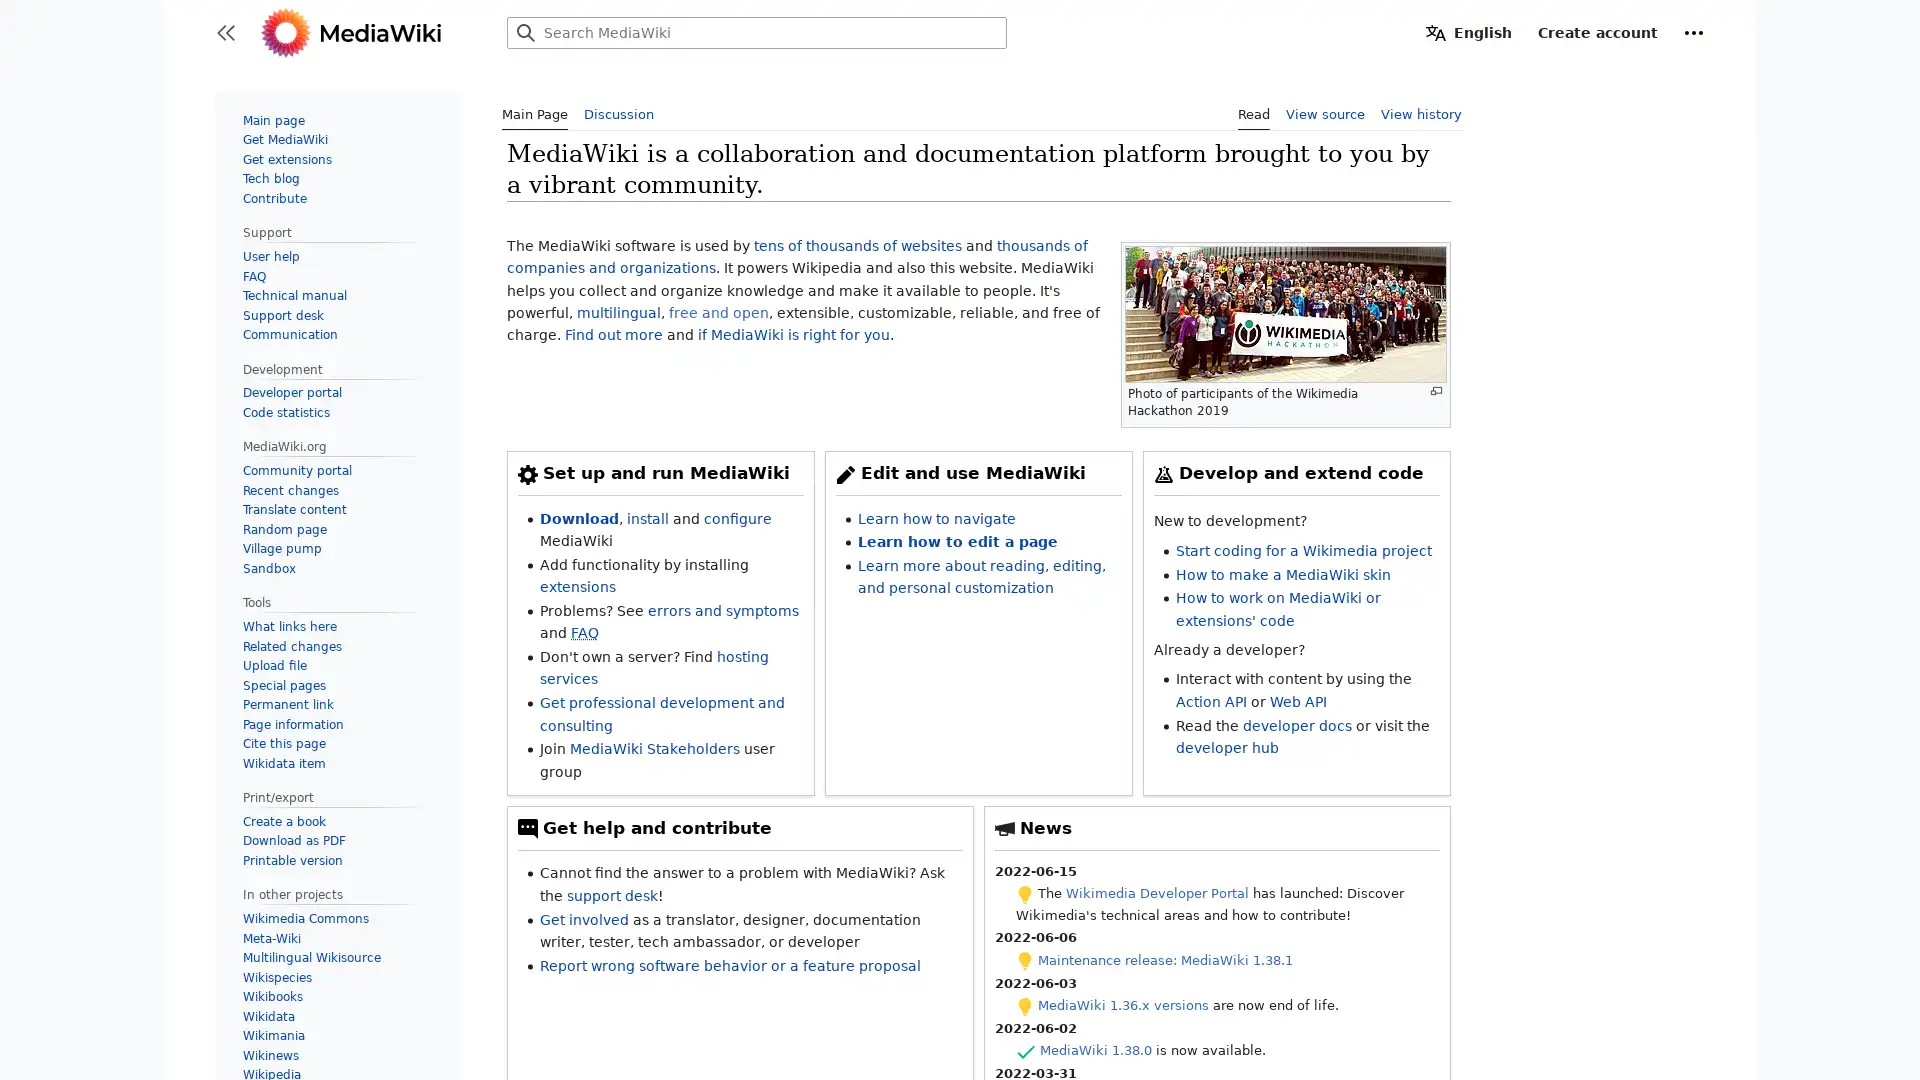 The width and height of the screenshot is (1920, 1080). I want to click on Go, so click(526, 33).